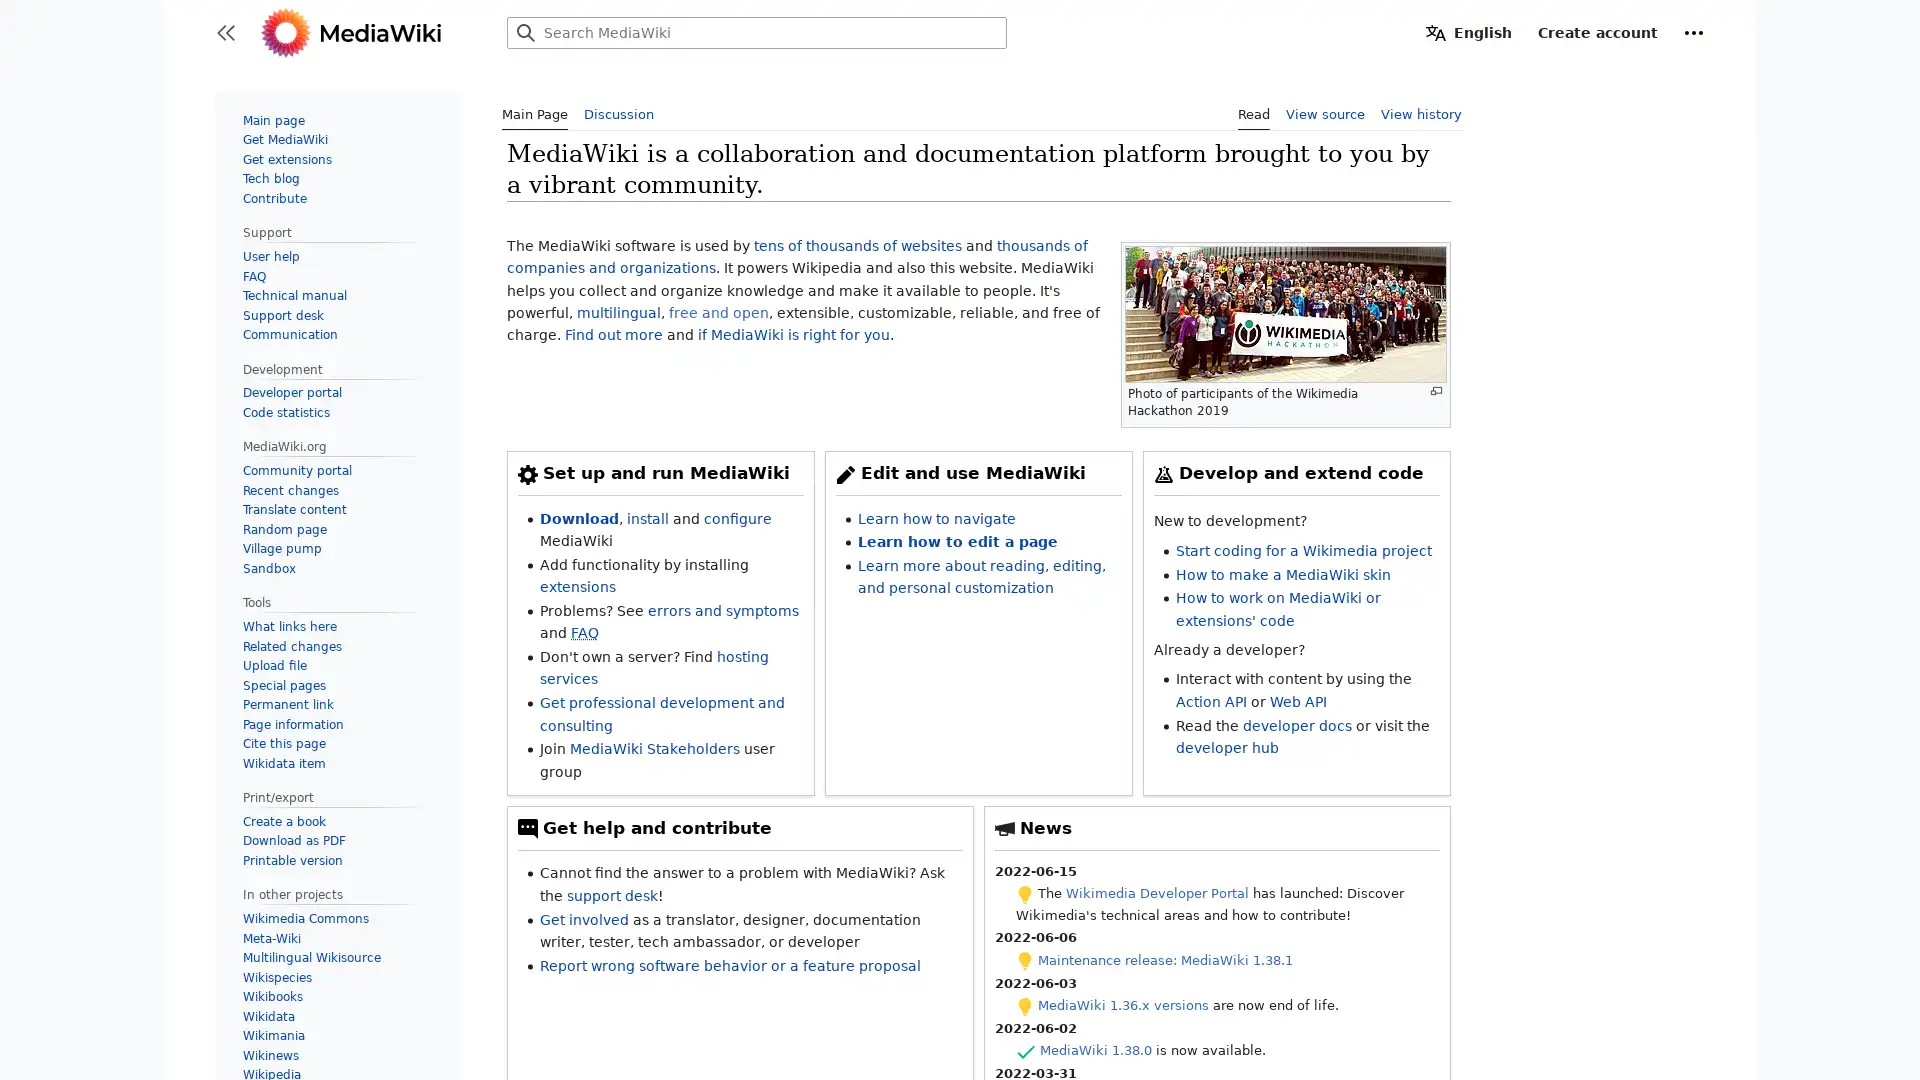 The width and height of the screenshot is (1920, 1080). I want to click on Go, so click(526, 33).